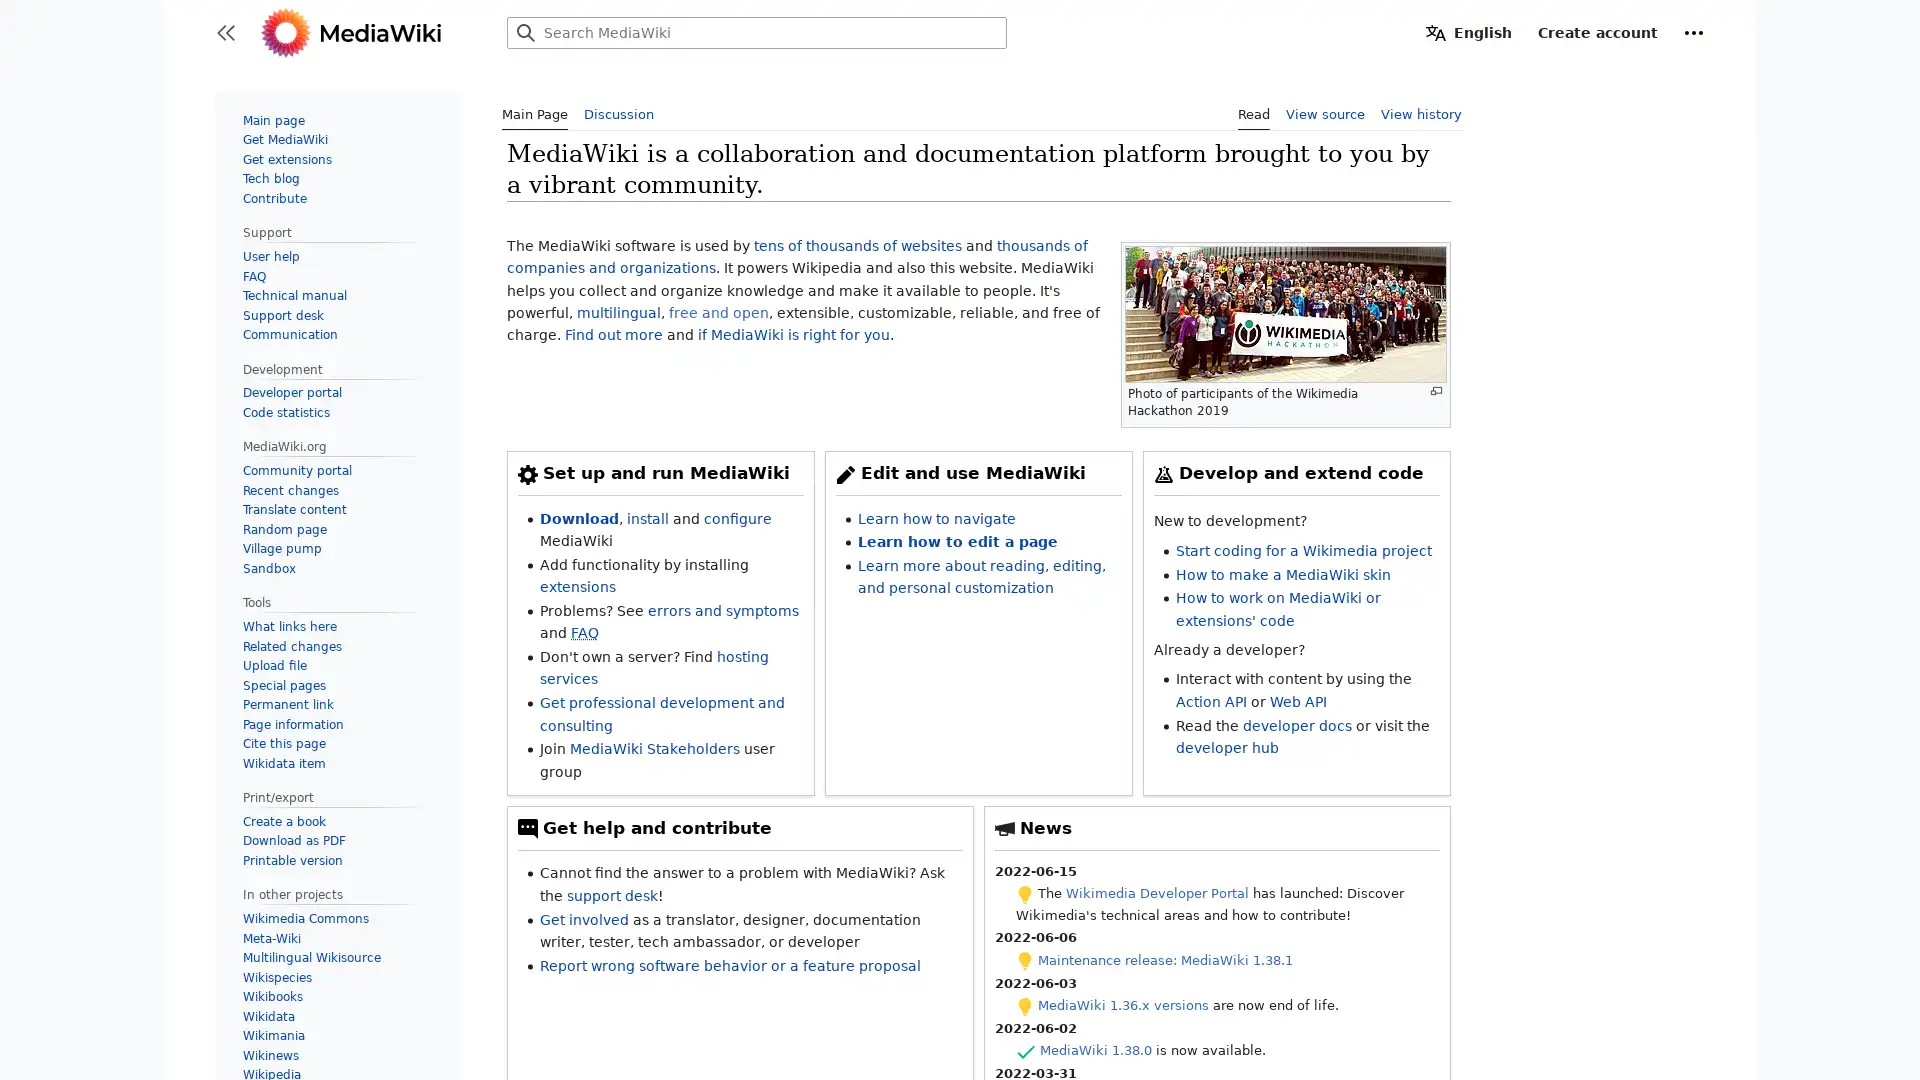 The width and height of the screenshot is (1920, 1080). I want to click on Go, so click(526, 33).